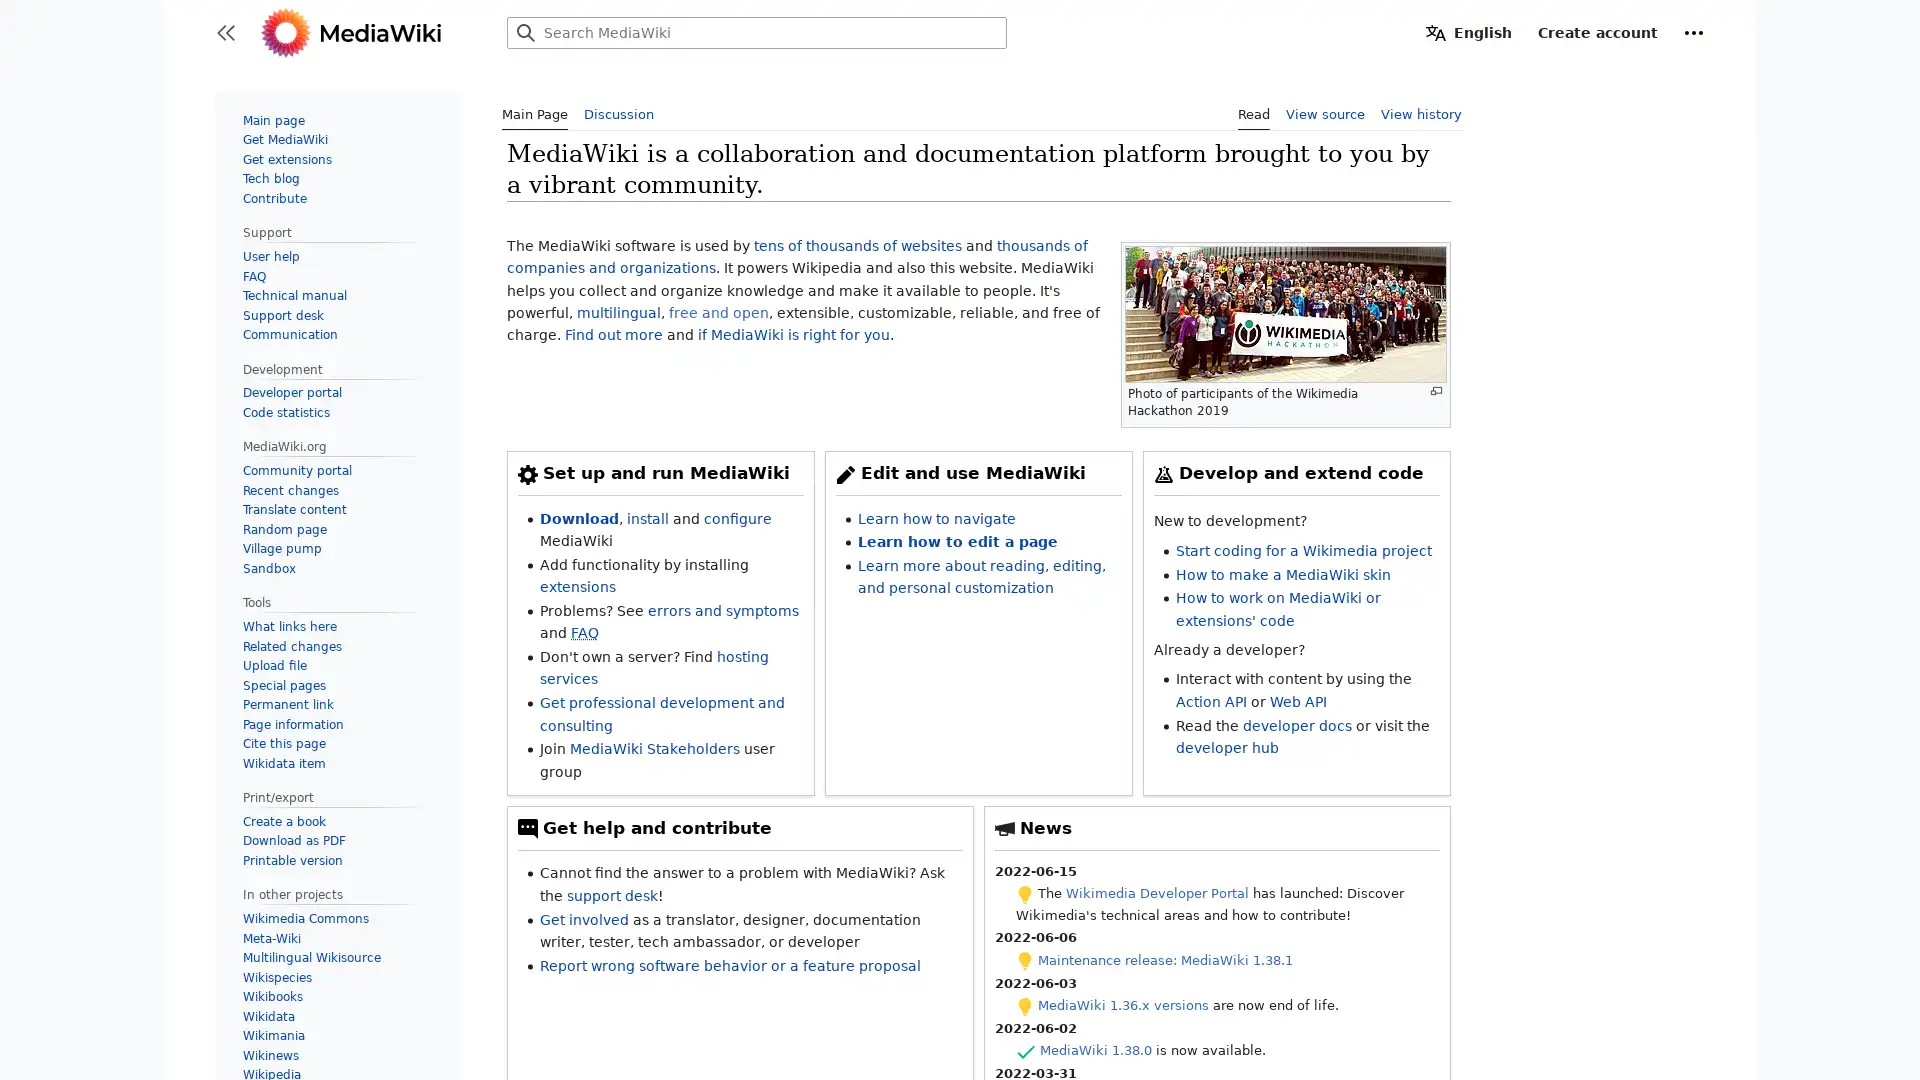 The width and height of the screenshot is (1920, 1080). I want to click on Go, so click(526, 33).